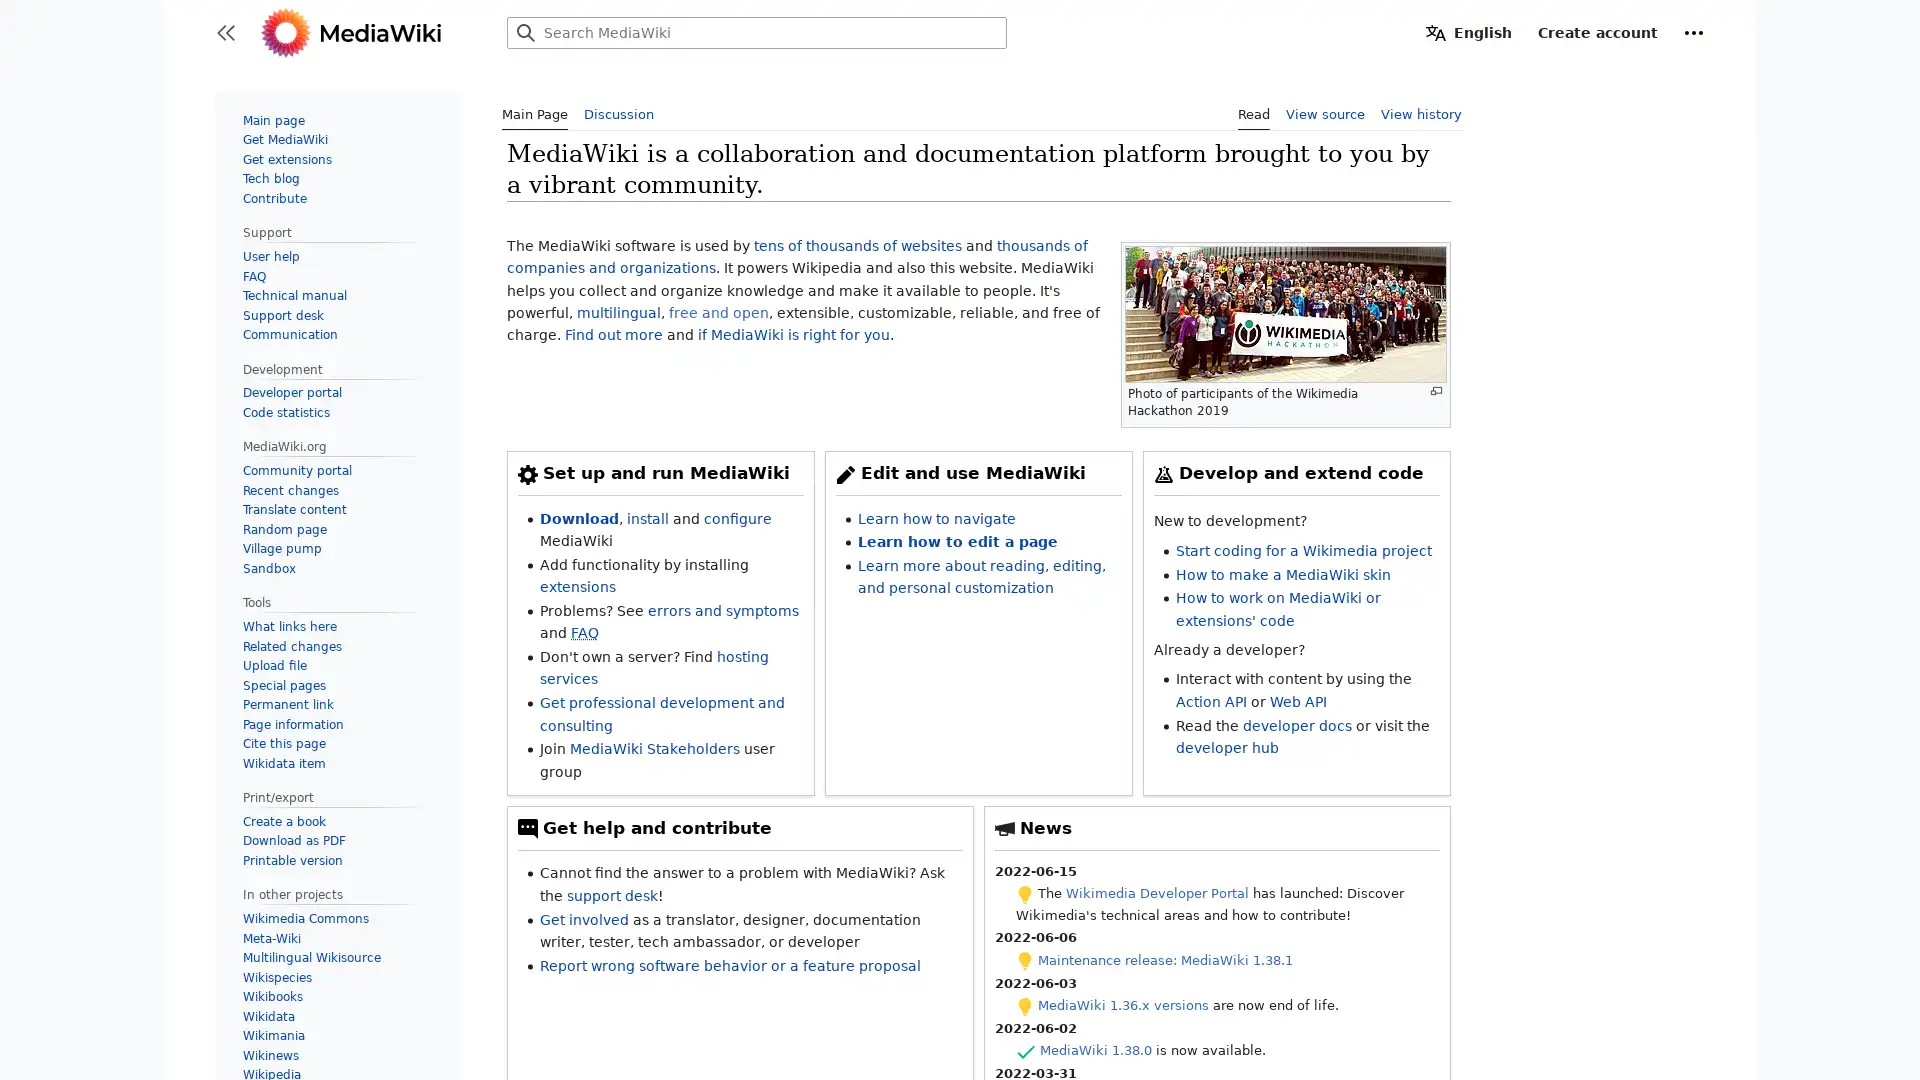 The width and height of the screenshot is (1920, 1080). I want to click on Go, so click(526, 33).